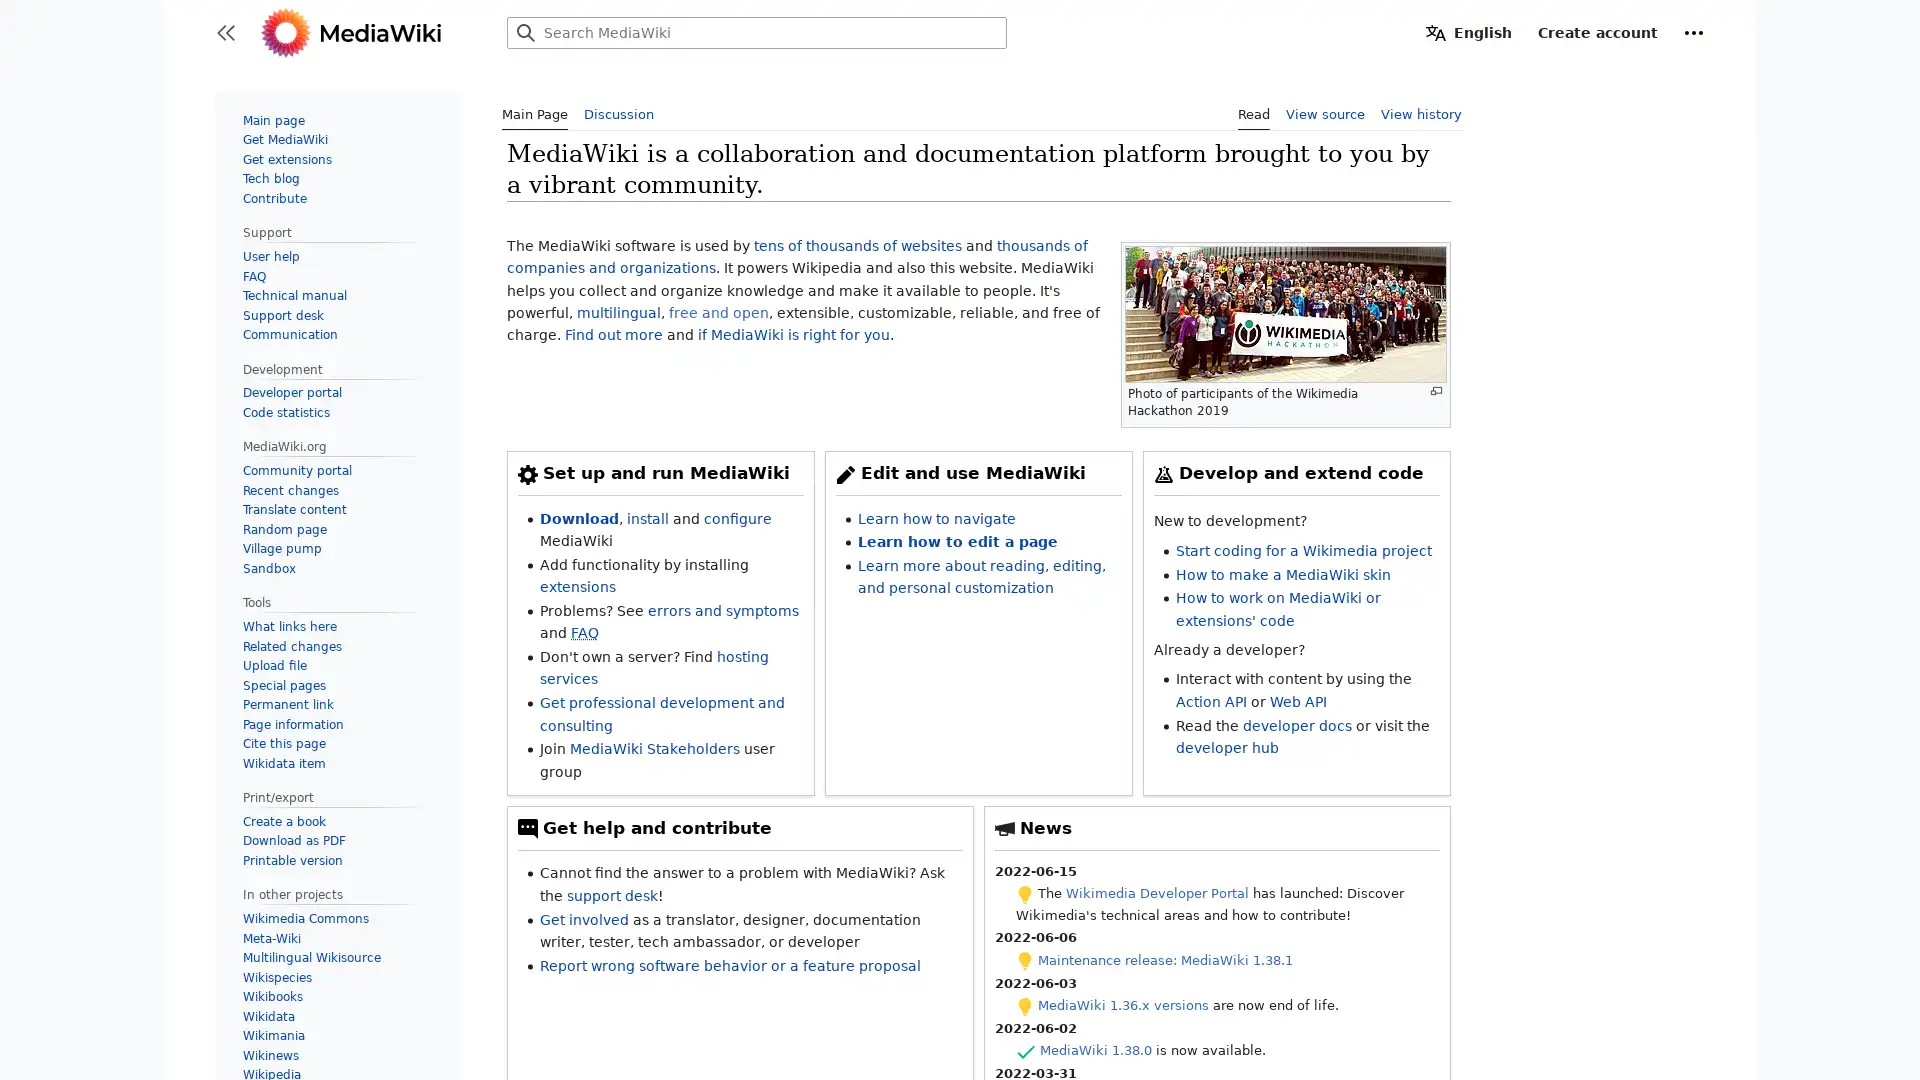 The width and height of the screenshot is (1920, 1080). I want to click on Go, so click(526, 33).